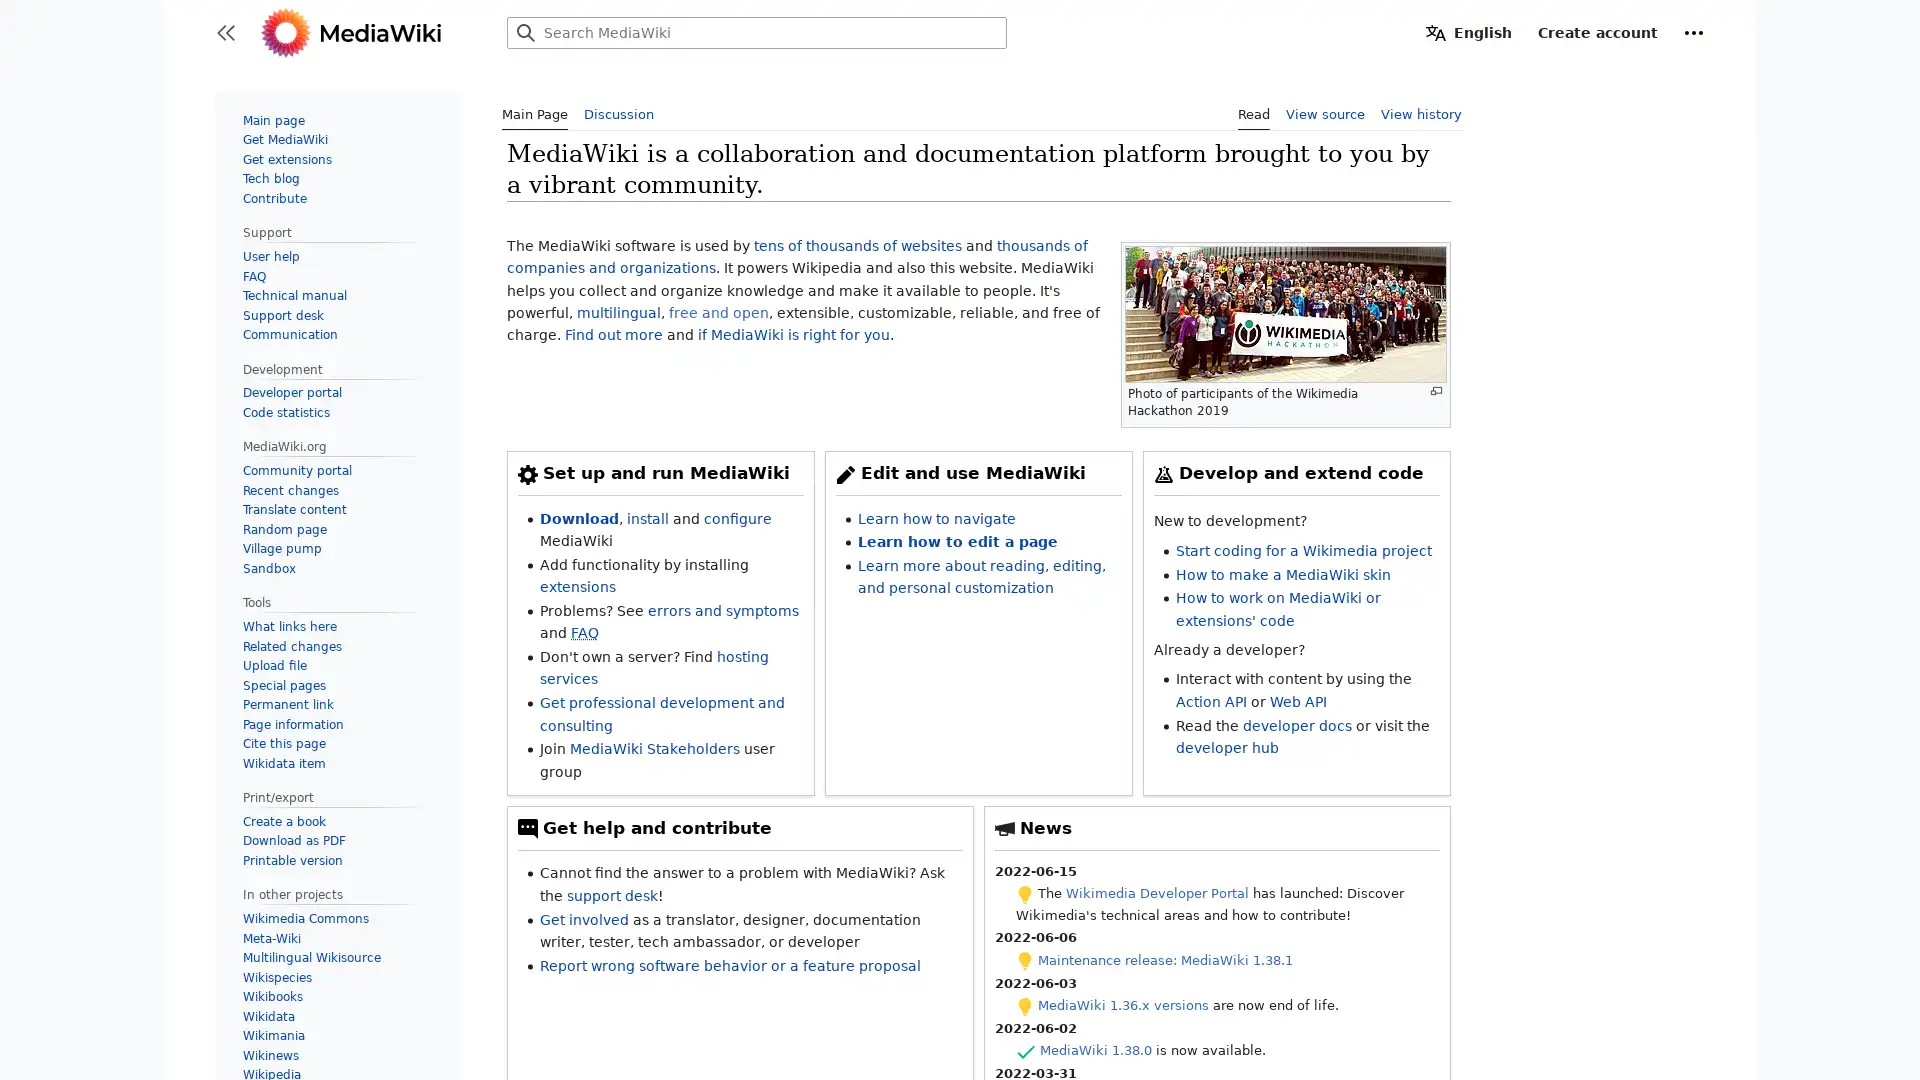 The width and height of the screenshot is (1920, 1080). I want to click on Go, so click(526, 33).